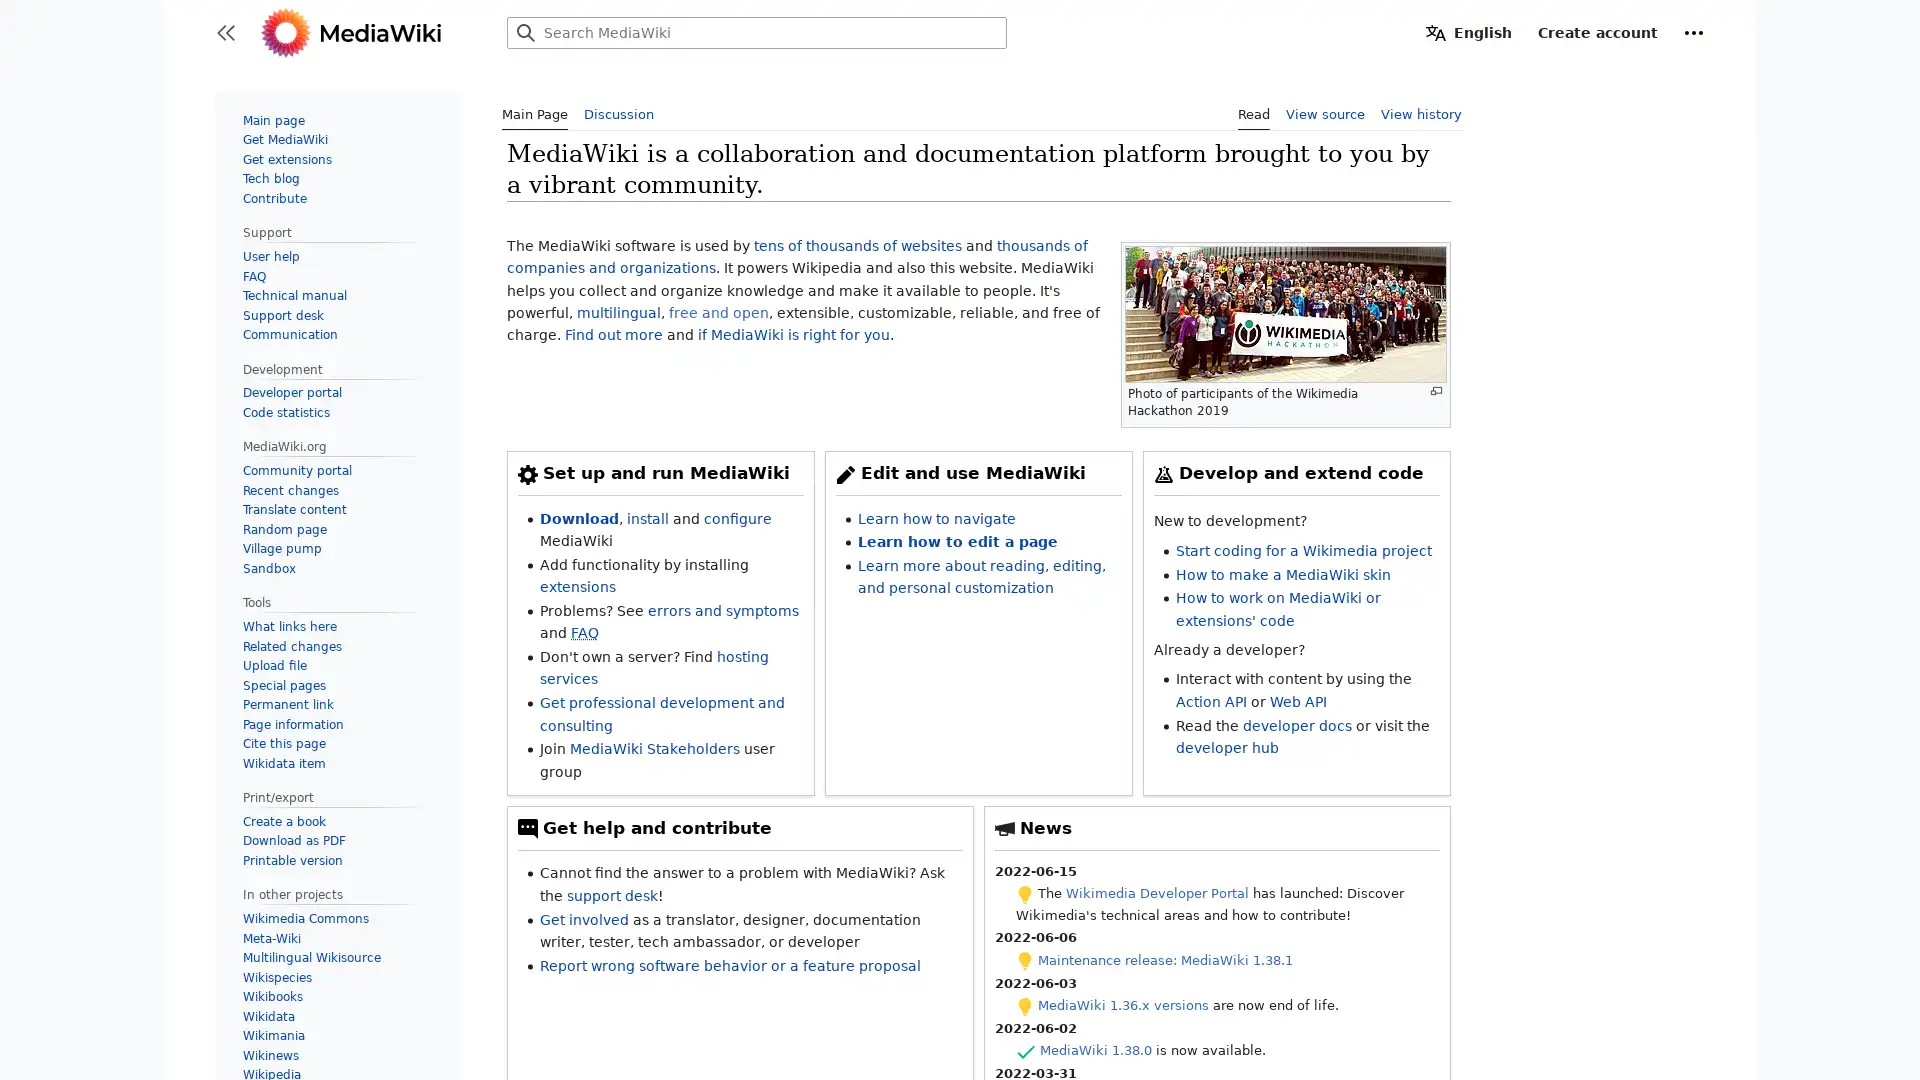 The width and height of the screenshot is (1920, 1080). I want to click on Go, so click(526, 33).